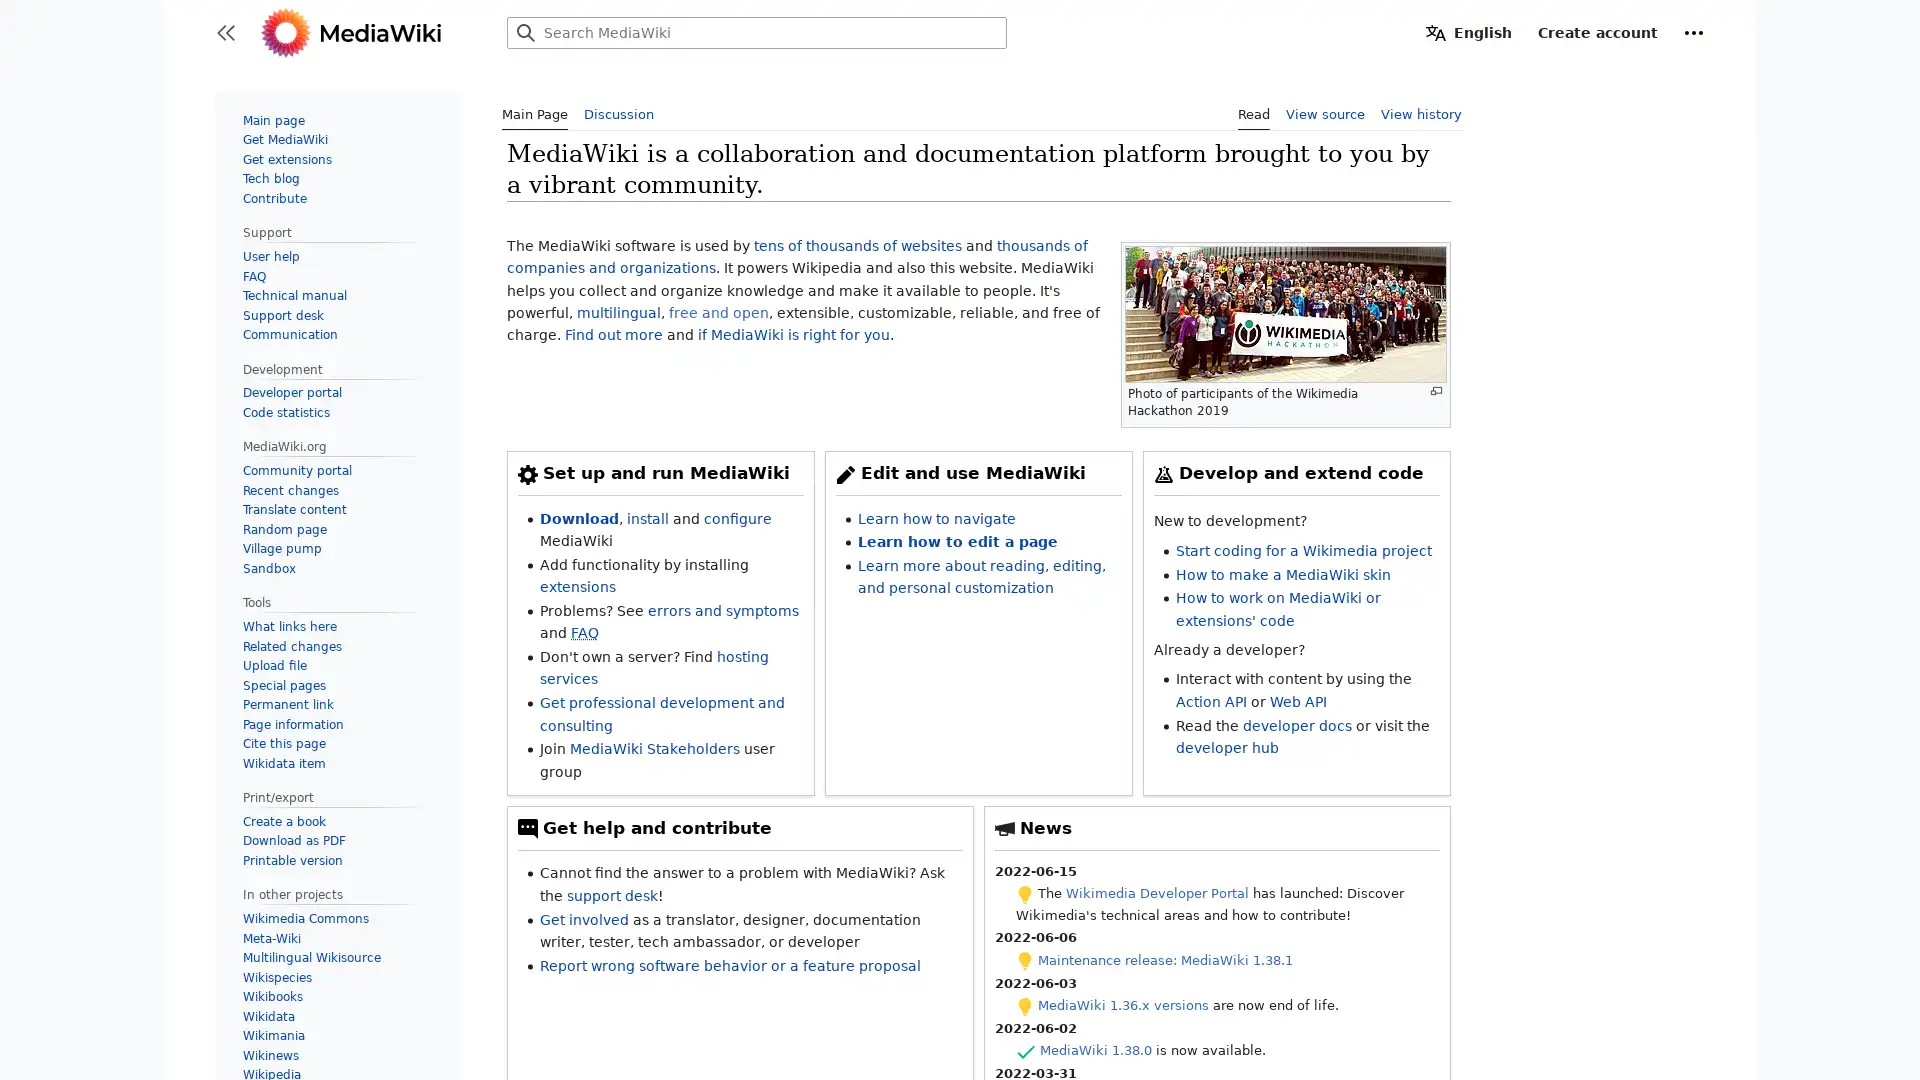 The width and height of the screenshot is (1920, 1080). I want to click on Go, so click(526, 33).